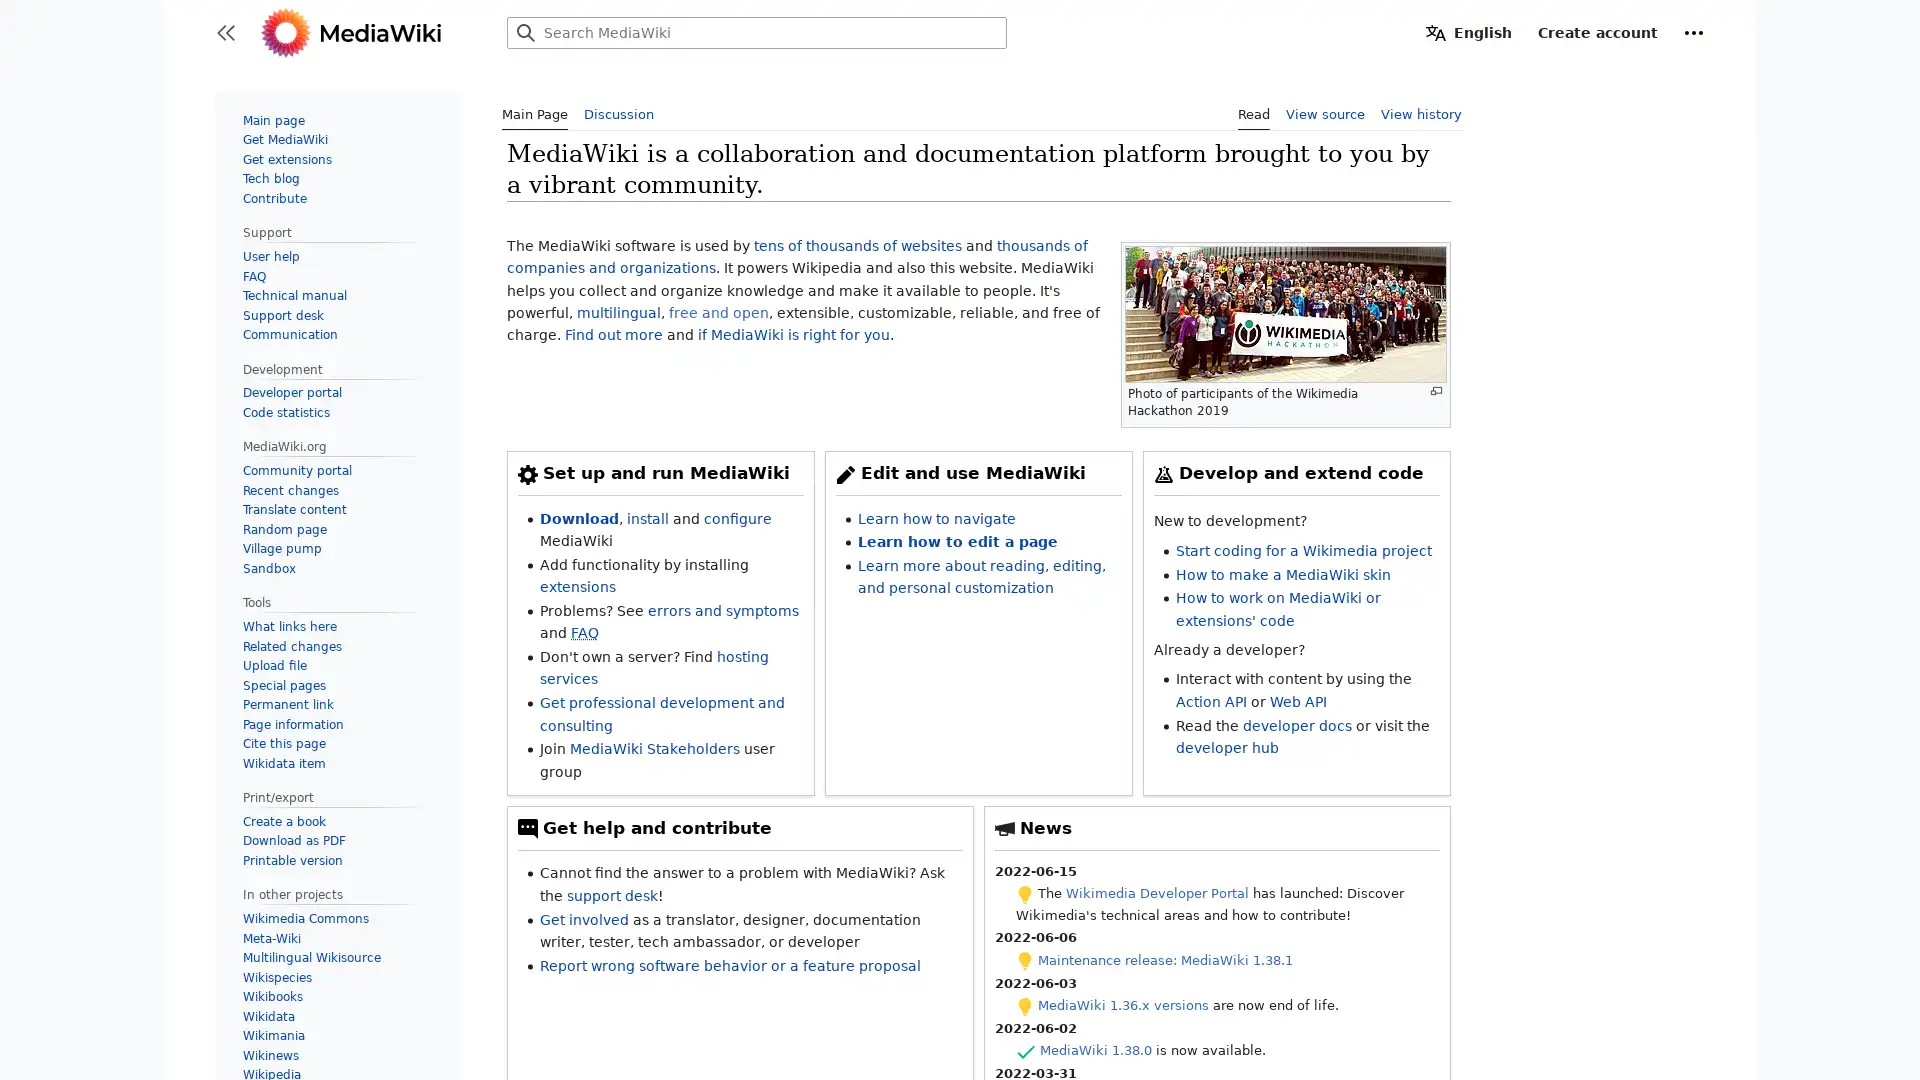 The width and height of the screenshot is (1920, 1080). I want to click on Go, so click(526, 33).